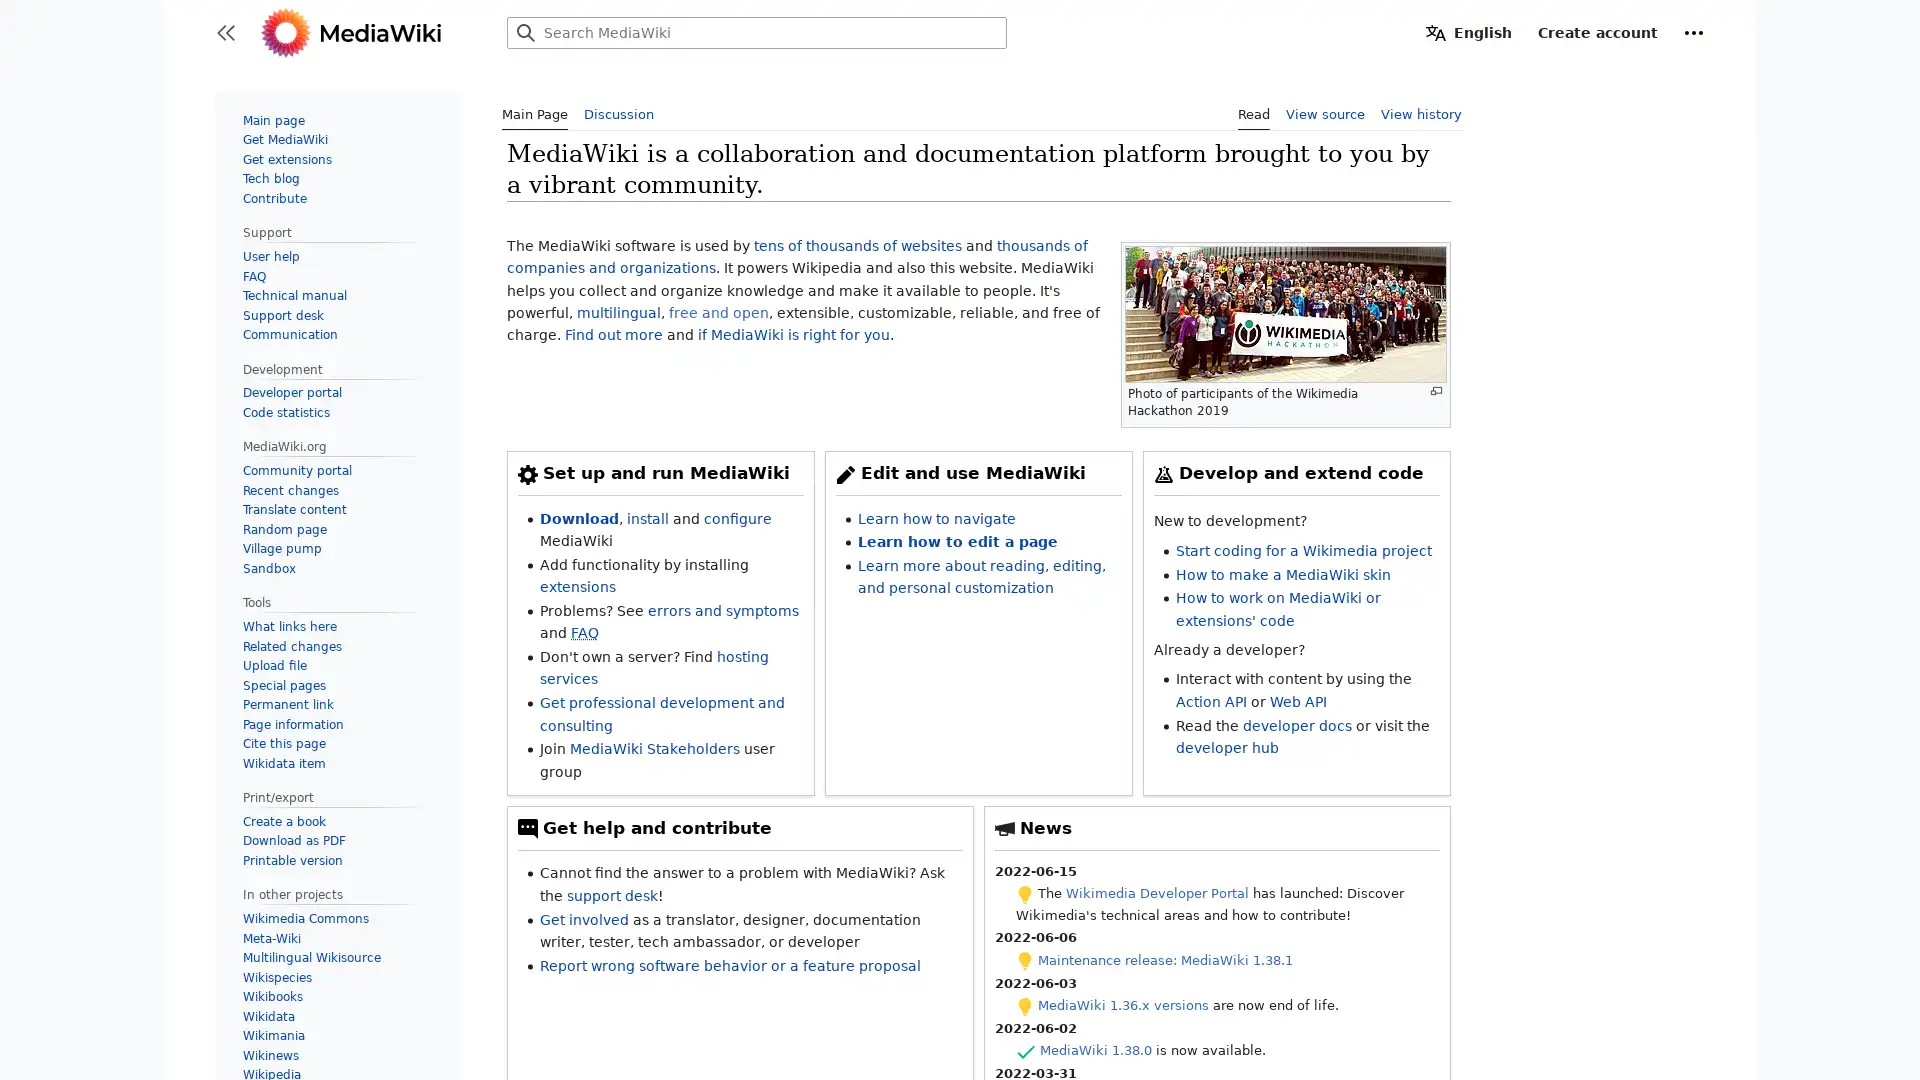 The width and height of the screenshot is (1920, 1080). I want to click on Go, so click(526, 33).